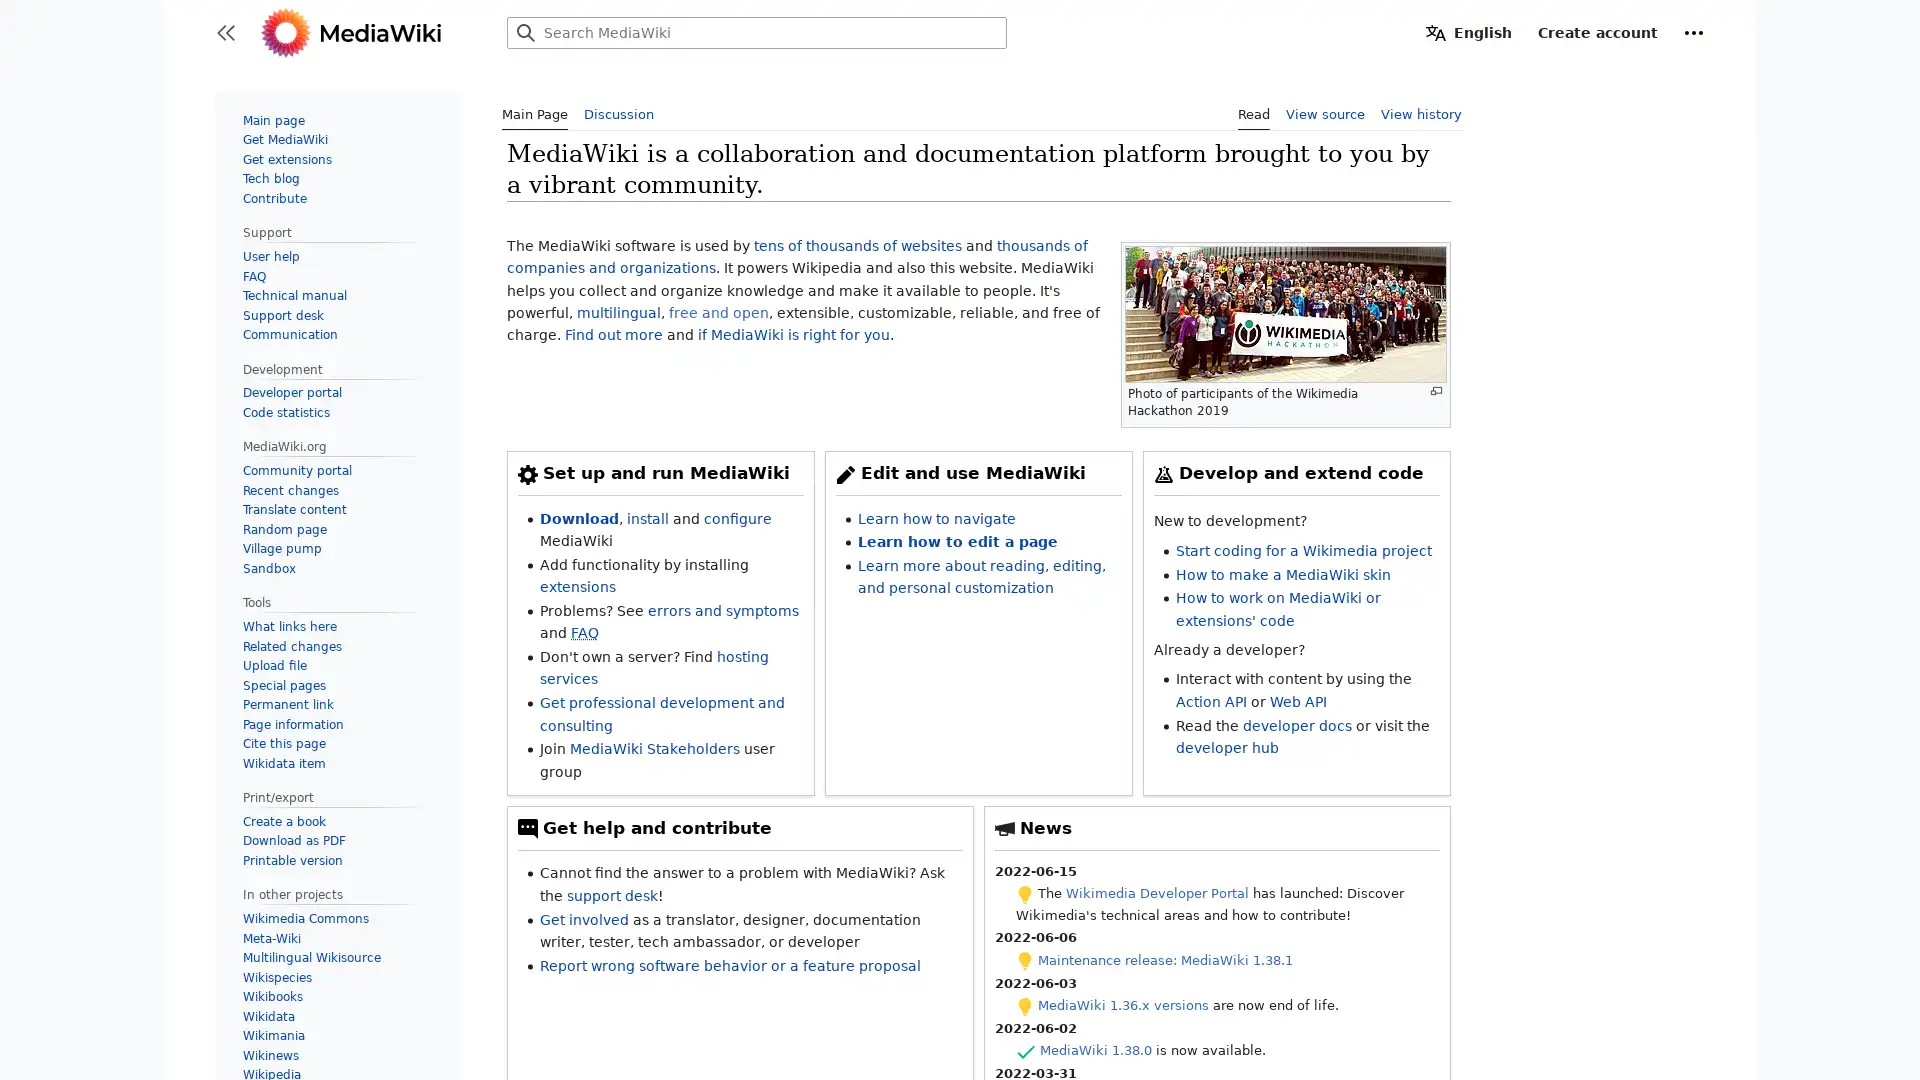 The width and height of the screenshot is (1920, 1080). I want to click on Go, so click(526, 33).